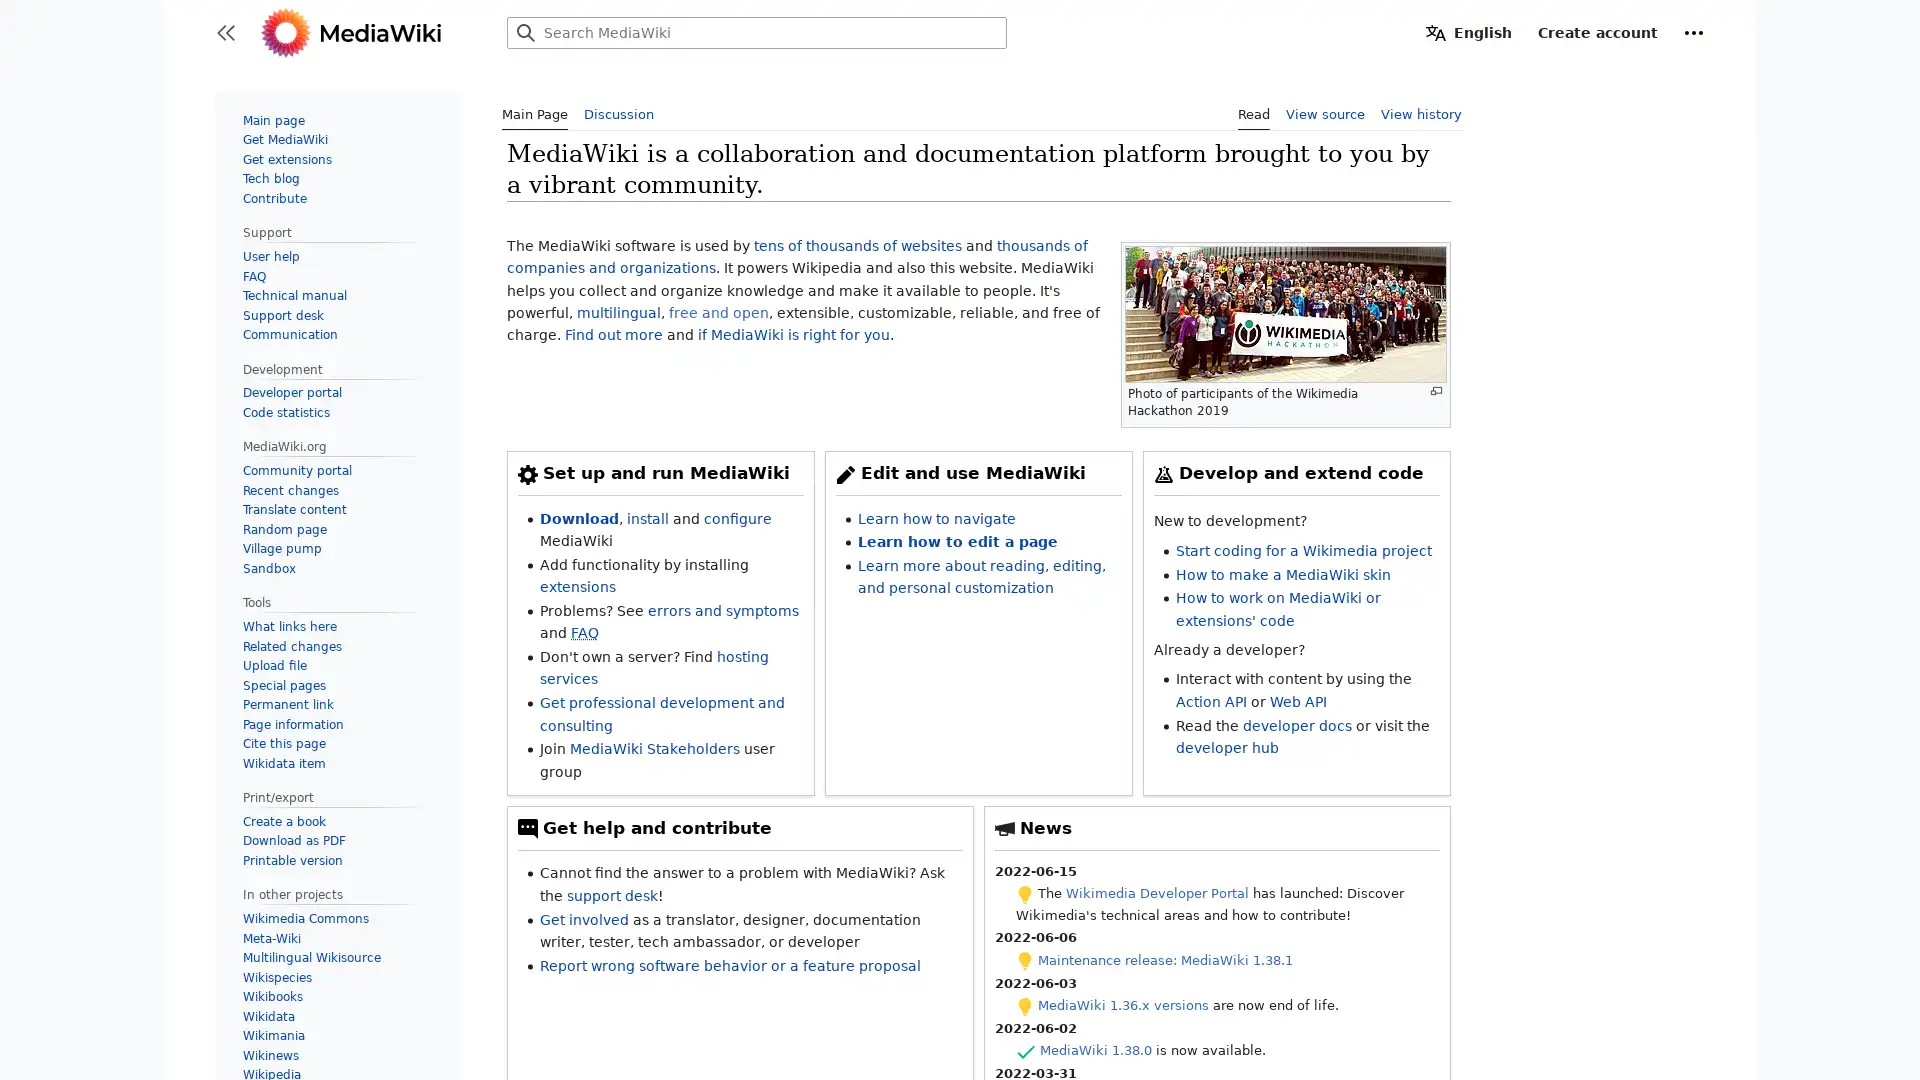 The width and height of the screenshot is (1920, 1080). I want to click on Go, so click(526, 33).